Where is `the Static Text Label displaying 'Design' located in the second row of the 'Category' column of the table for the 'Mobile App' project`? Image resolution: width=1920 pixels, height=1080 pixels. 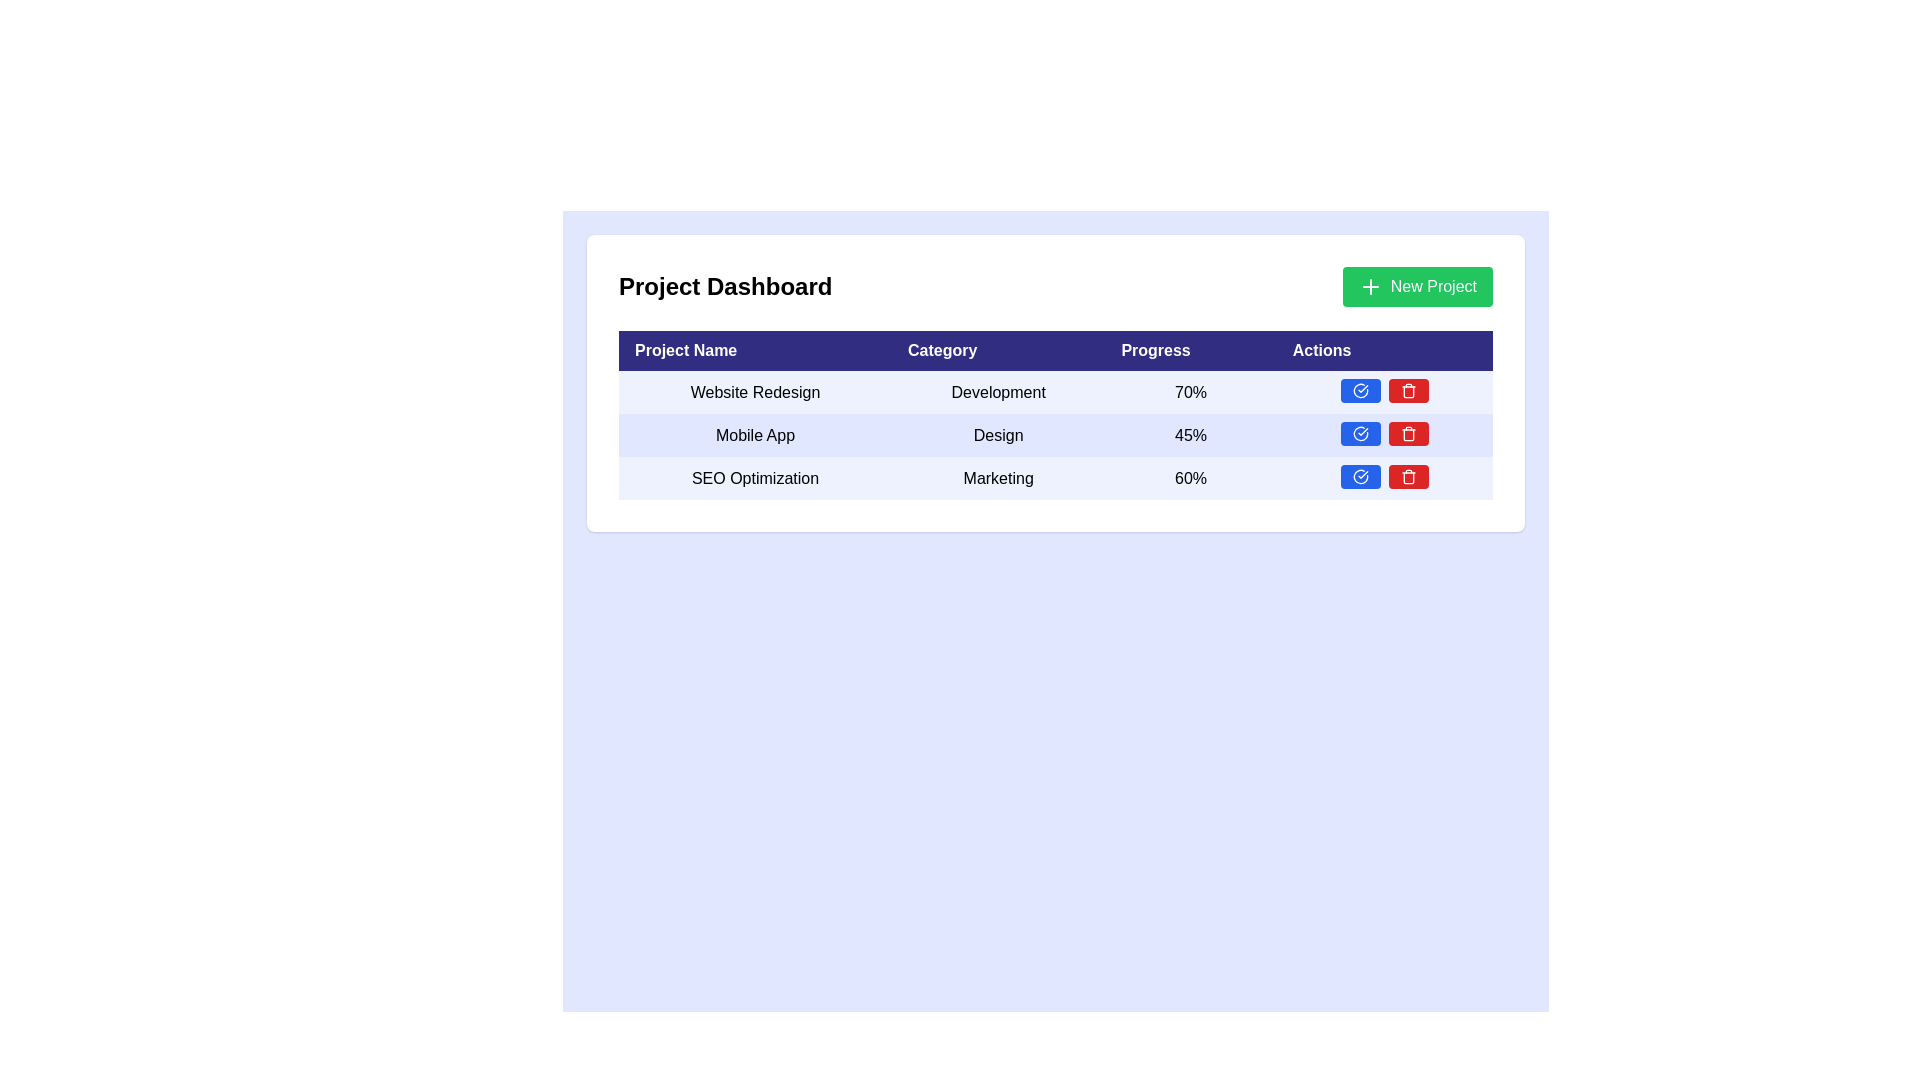
the Static Text Label displaying 'Design' located in the second row of the 'Category' column of the table for the 'Mobile App' project is located at coordinates (998, 434).